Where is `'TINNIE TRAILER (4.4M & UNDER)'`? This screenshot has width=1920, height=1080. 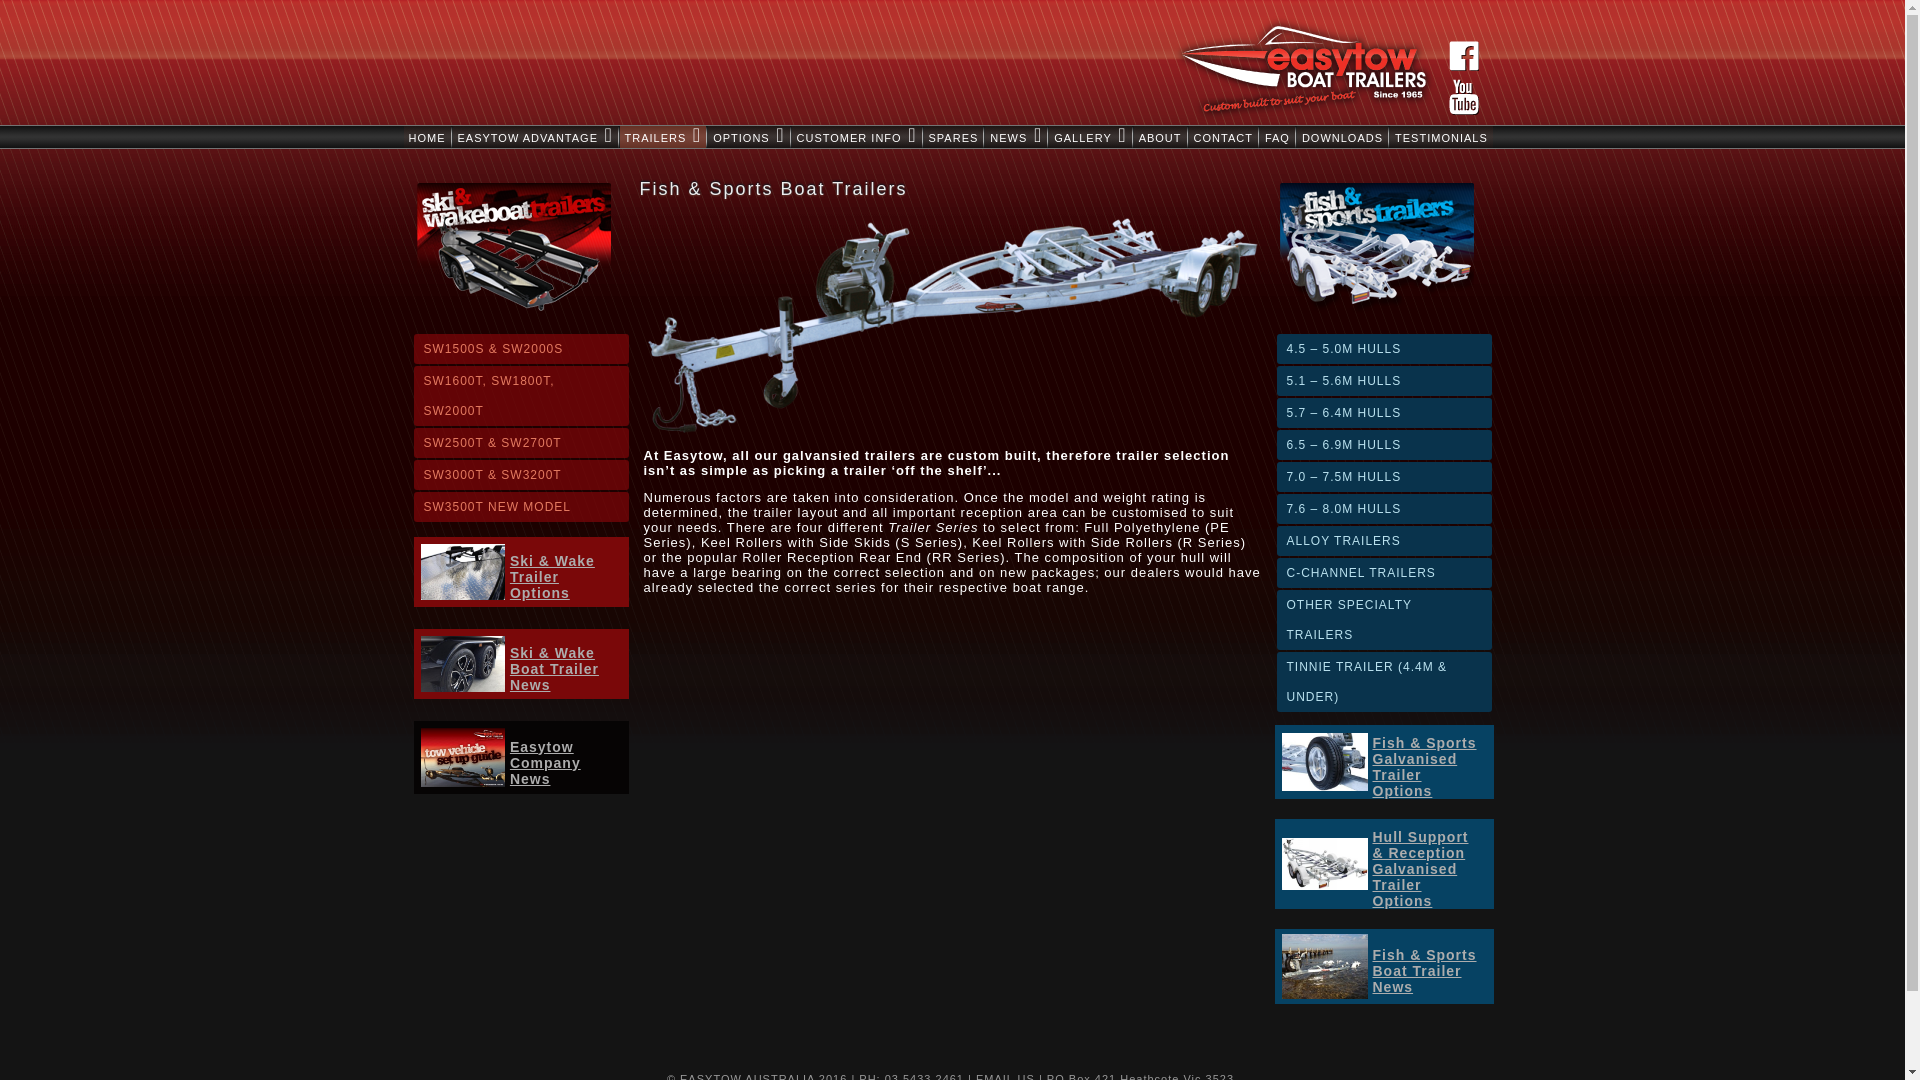 'TINNIE TRAILER (4.4M & UNDER)' is located at coordinates (1382, 681).